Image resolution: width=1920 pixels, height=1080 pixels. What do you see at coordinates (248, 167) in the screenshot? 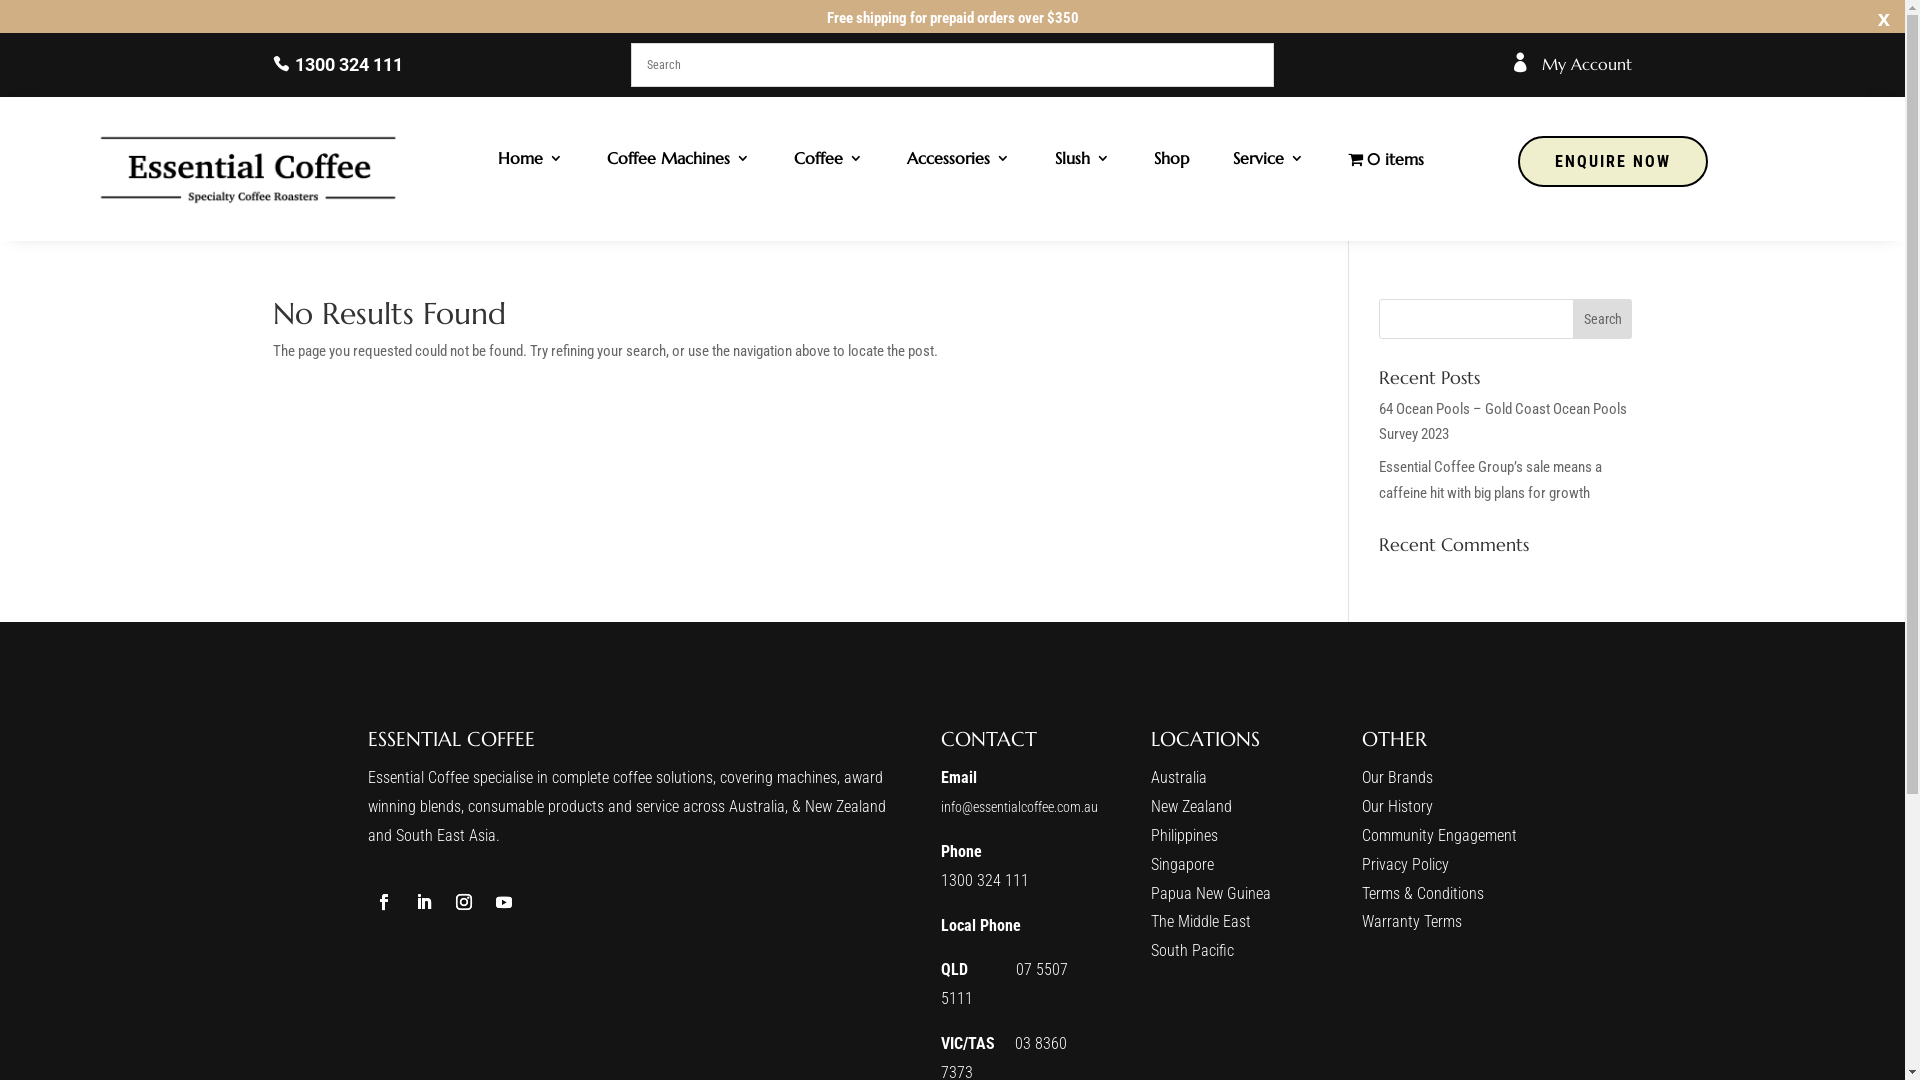
I see `'Website Logo'` at bounding box center [248, 167].